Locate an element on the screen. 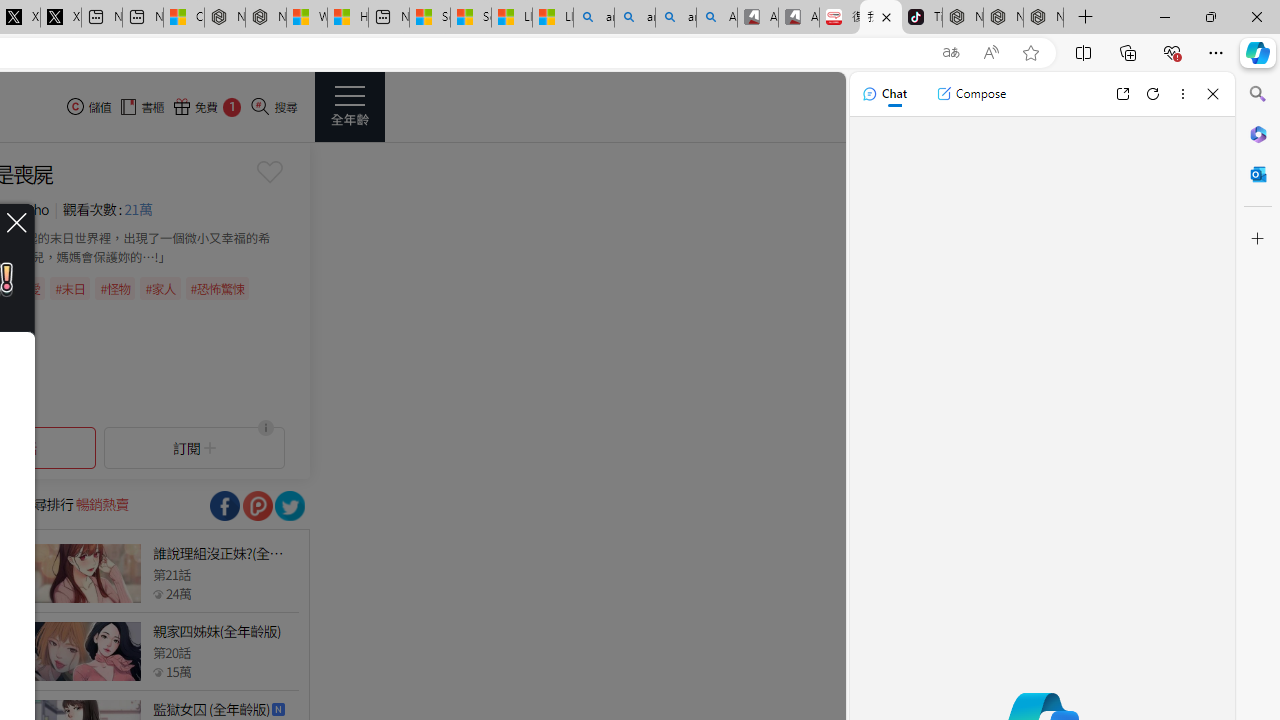 The height and width of the screenshot is (720, 1280). 'Nordace - Siena Pro 15 Essential Set' is located at coordinates (1042, 17).